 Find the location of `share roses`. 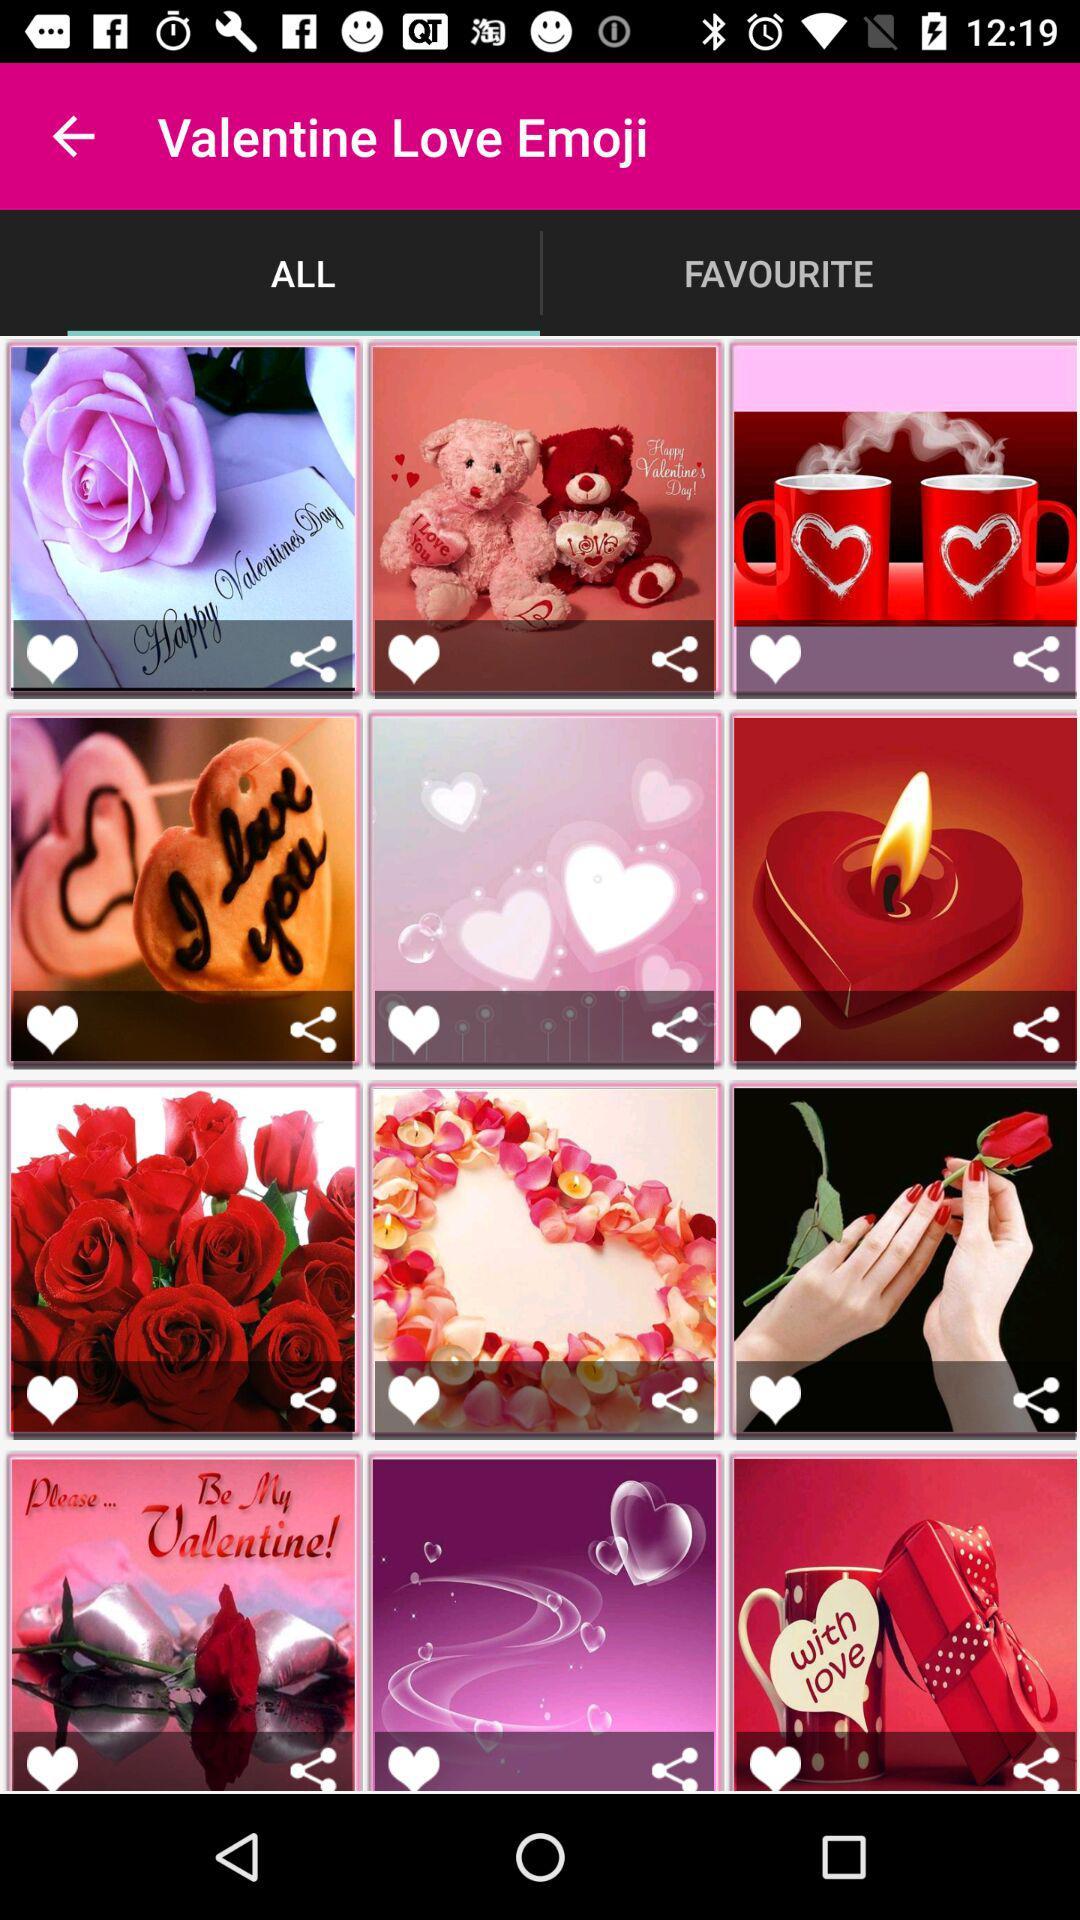

share roses is located at coordinates (313, 1399).